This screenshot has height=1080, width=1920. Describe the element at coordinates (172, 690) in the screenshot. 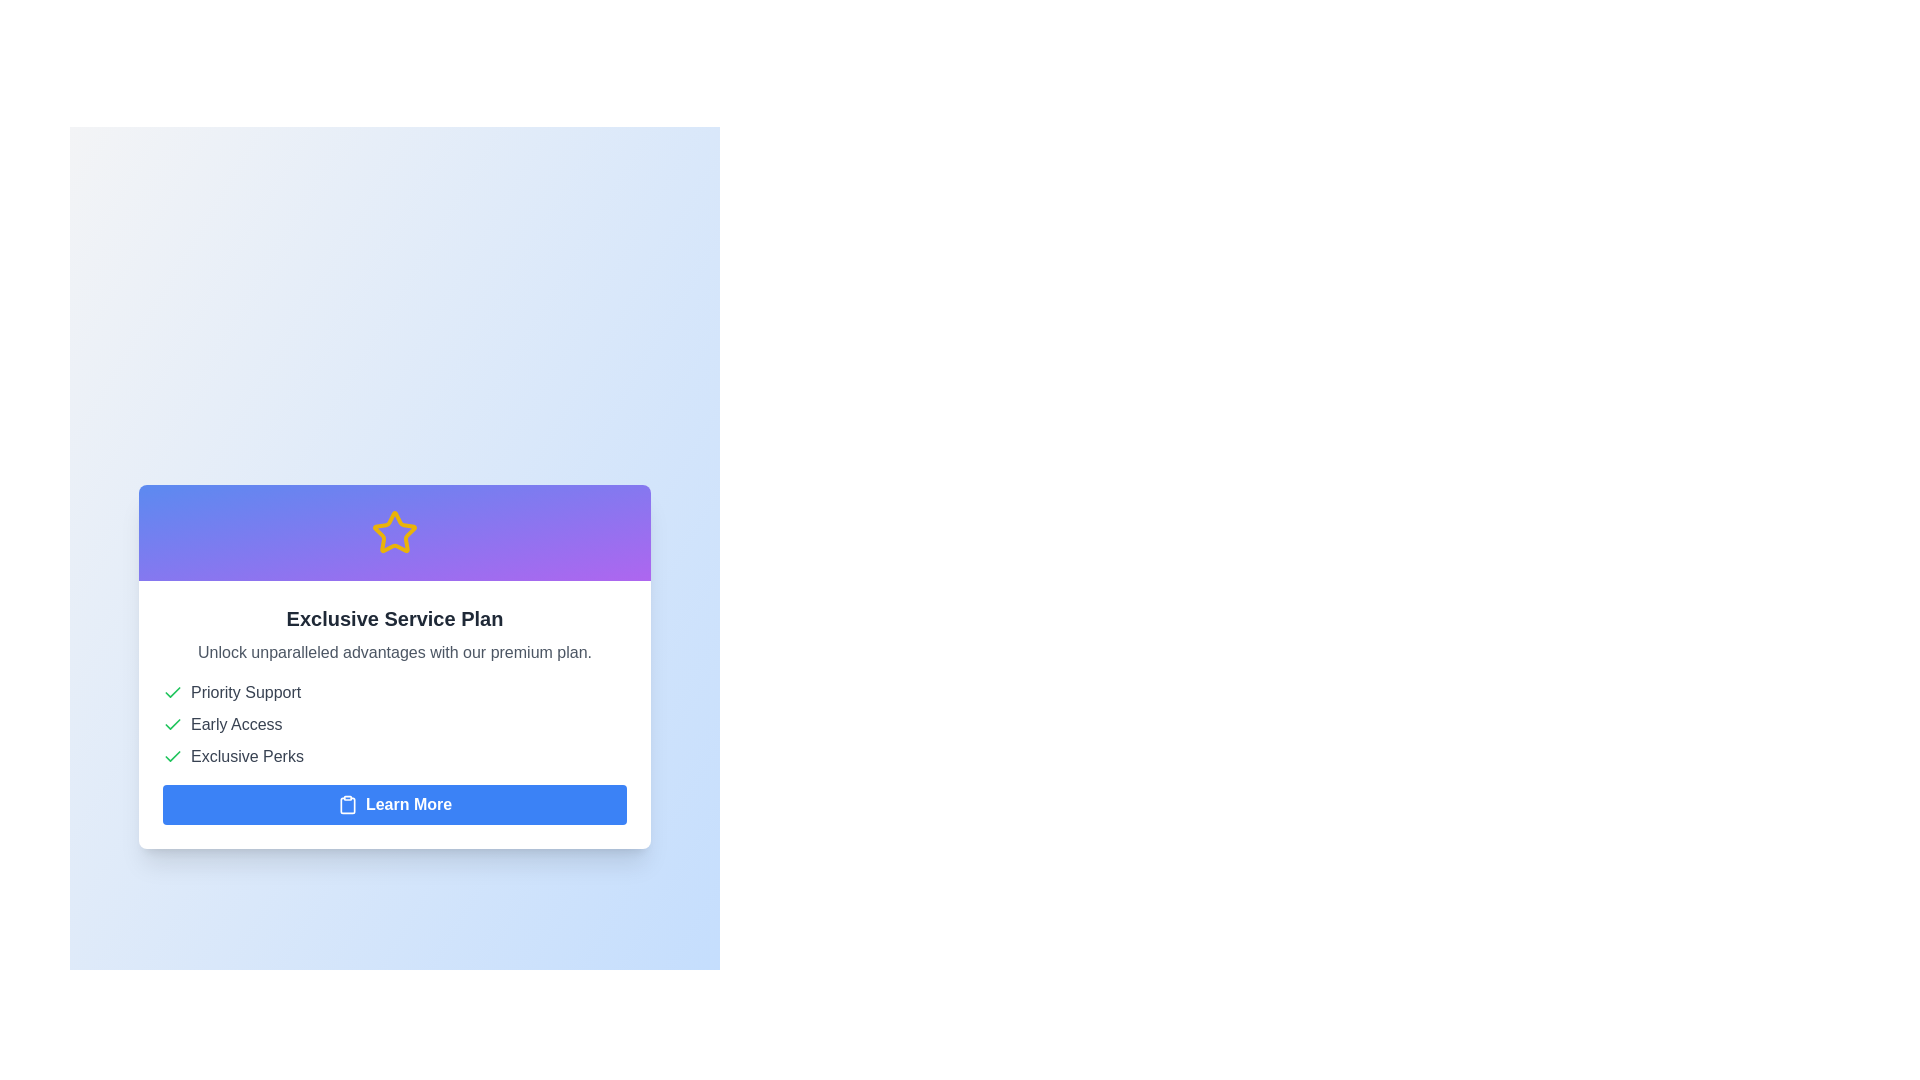

I see `the visual state of the checkmark icon indicating early access, located to the left of the text 'Early Access' in the list under 'Exclusive Service Plan'` at that location.